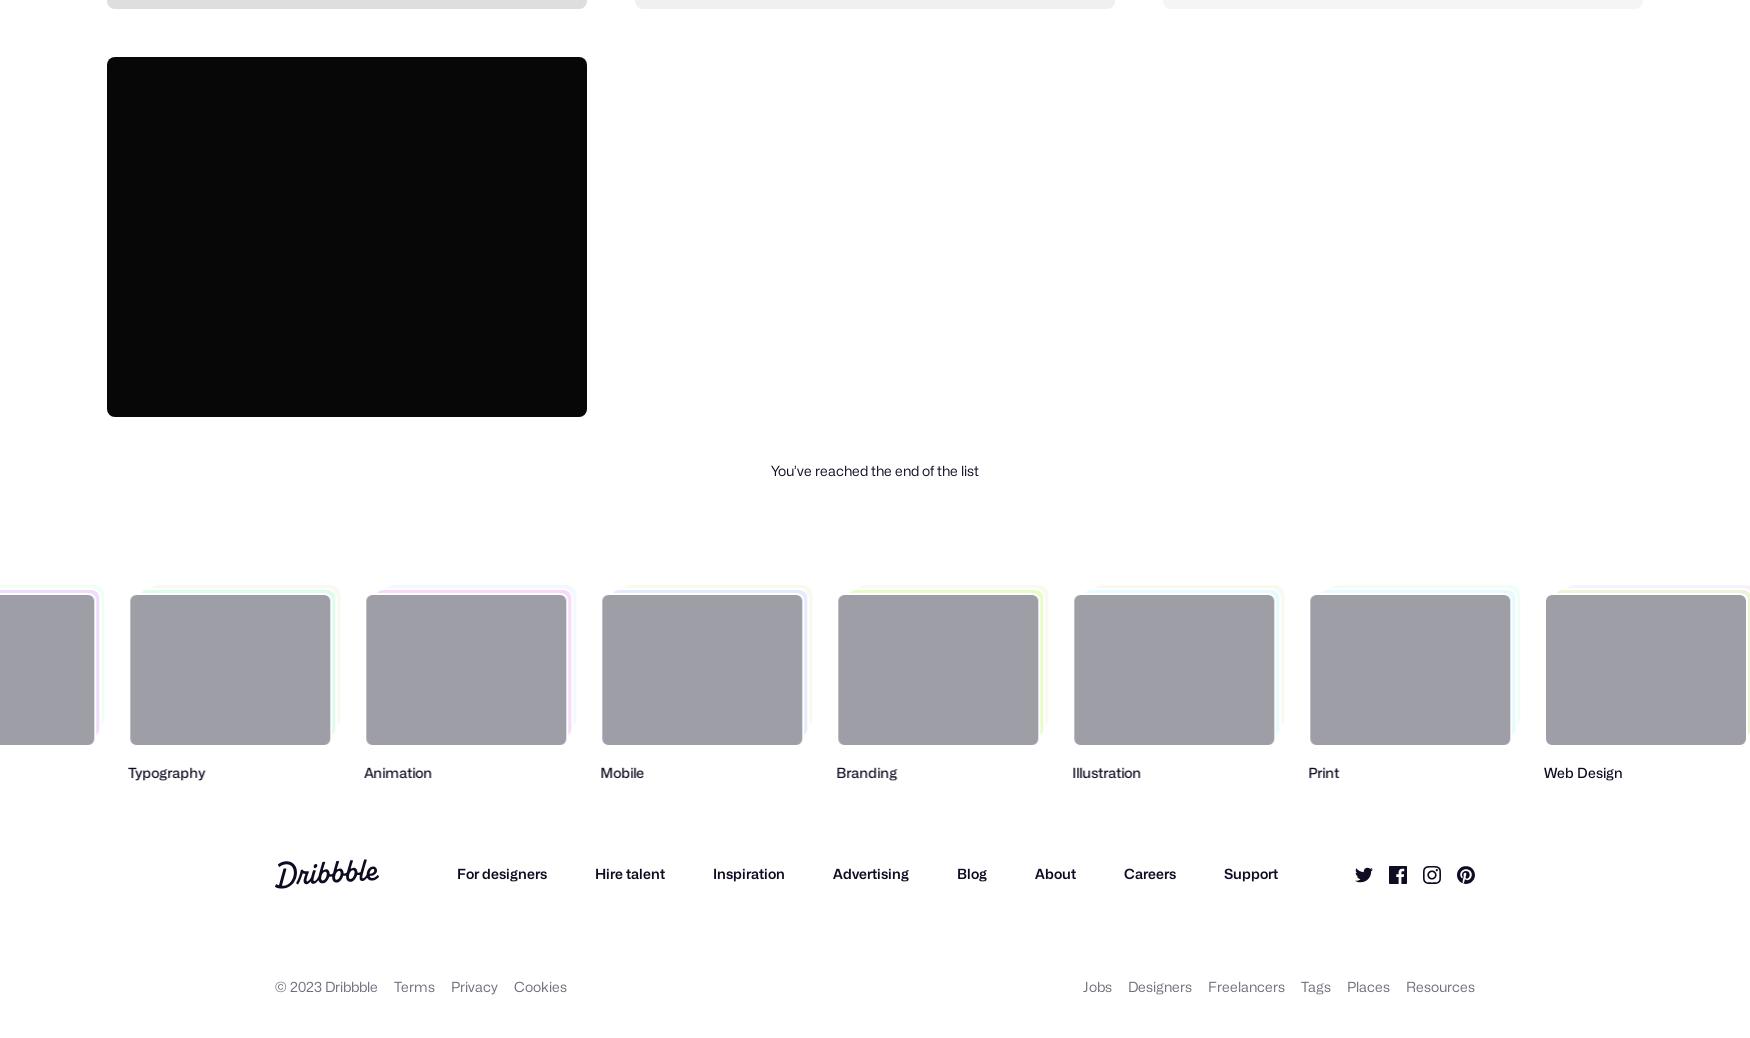  What do you see at coordinates (831, 872) in the screenshot?
I see `'Advertising'` at bounding box center [831, 872].